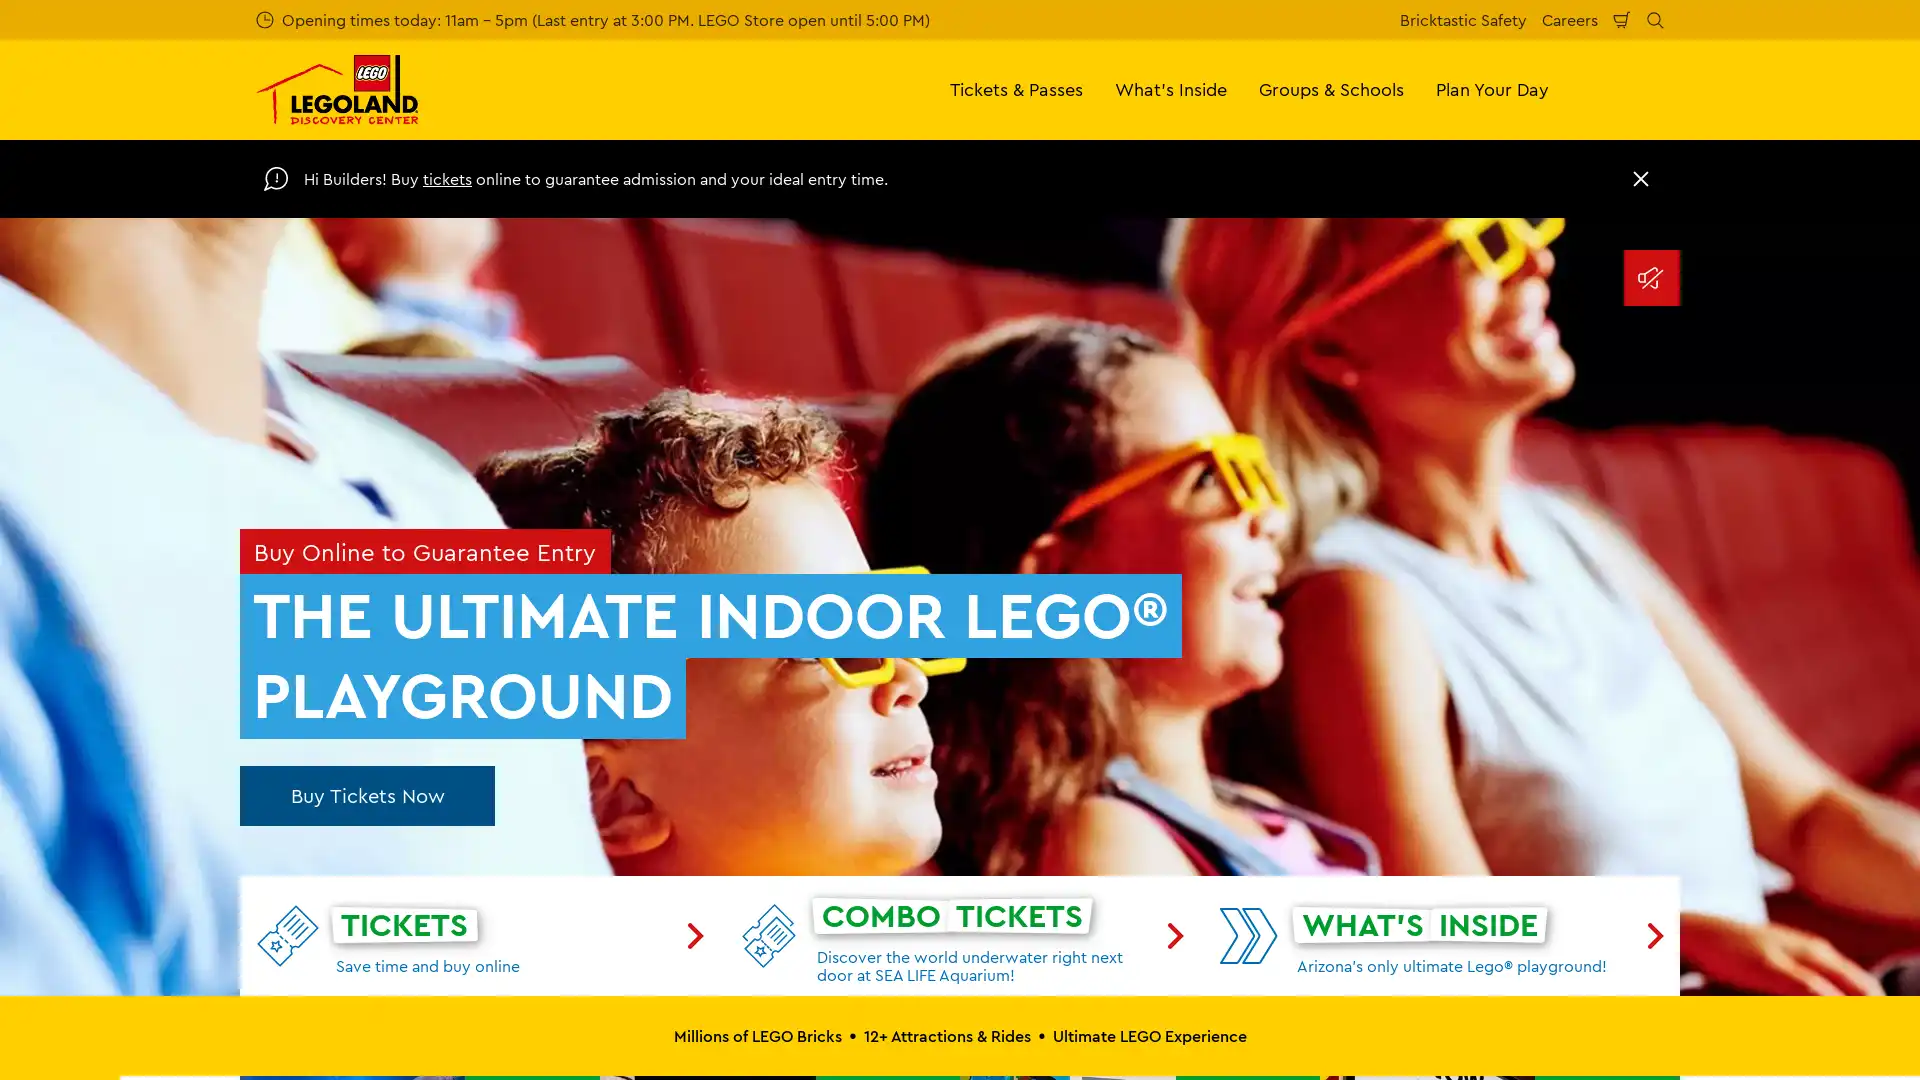 The image size is (1920, 1080). Describe the element at coordinates (1655, 19) in the screenshot. I see `Search` at that location.